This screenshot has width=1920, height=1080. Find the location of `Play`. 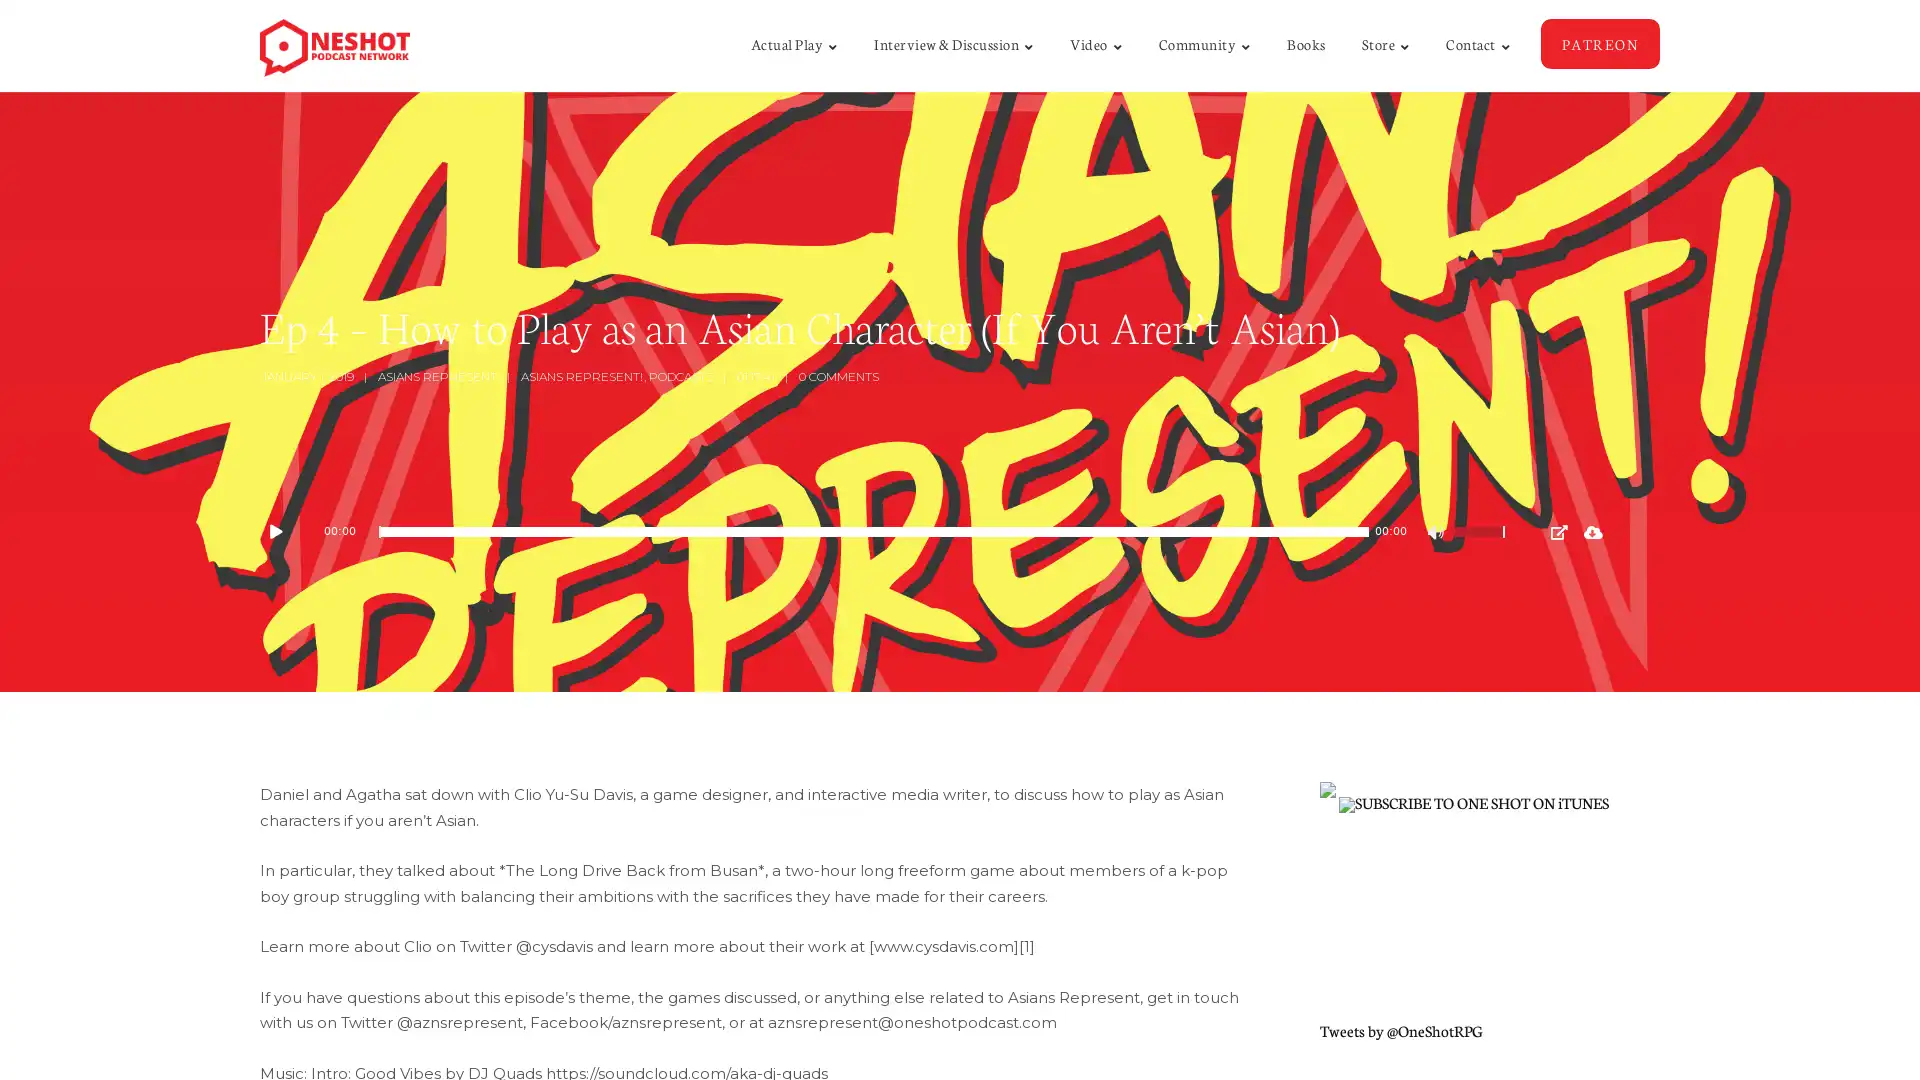

Play is located at coordinates (285, 531).